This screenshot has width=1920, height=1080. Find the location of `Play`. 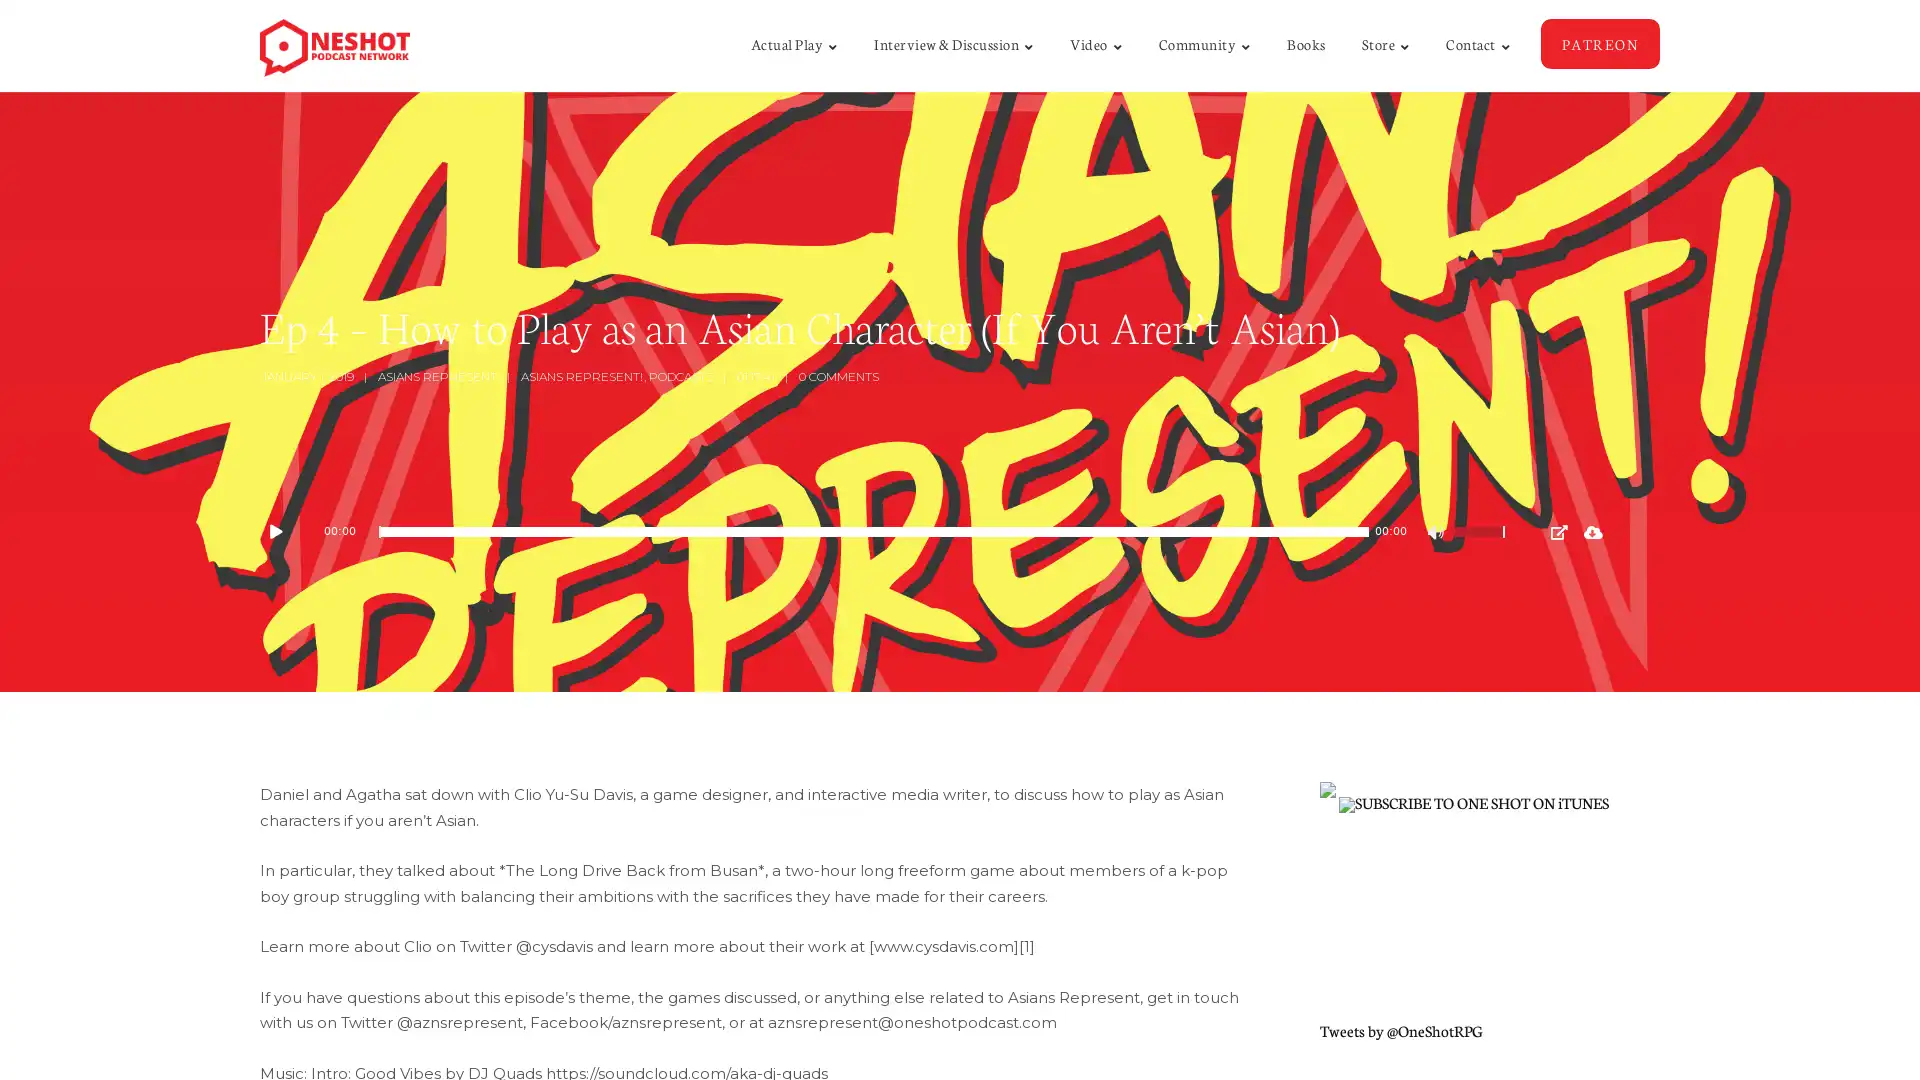

Play is located at coordinates (285, 531).